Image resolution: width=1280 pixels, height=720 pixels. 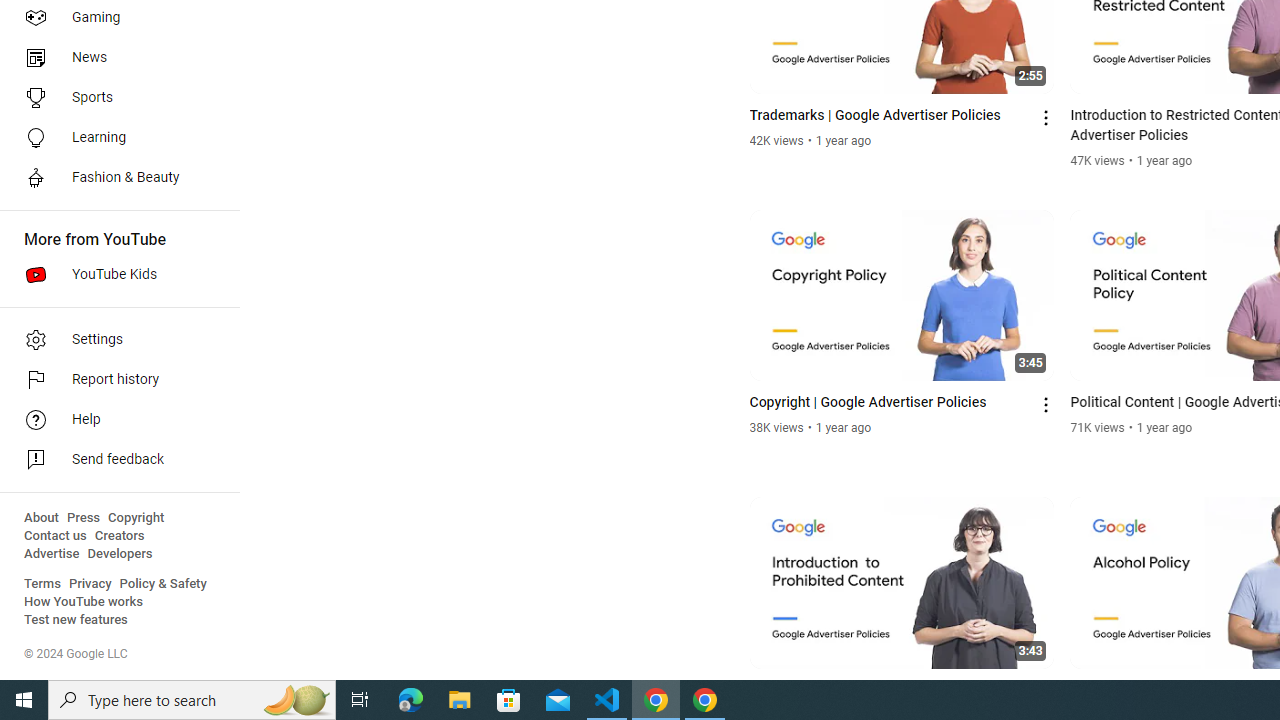 I want to click on 'Fashion & Beauty', so click(x=112, y=176).